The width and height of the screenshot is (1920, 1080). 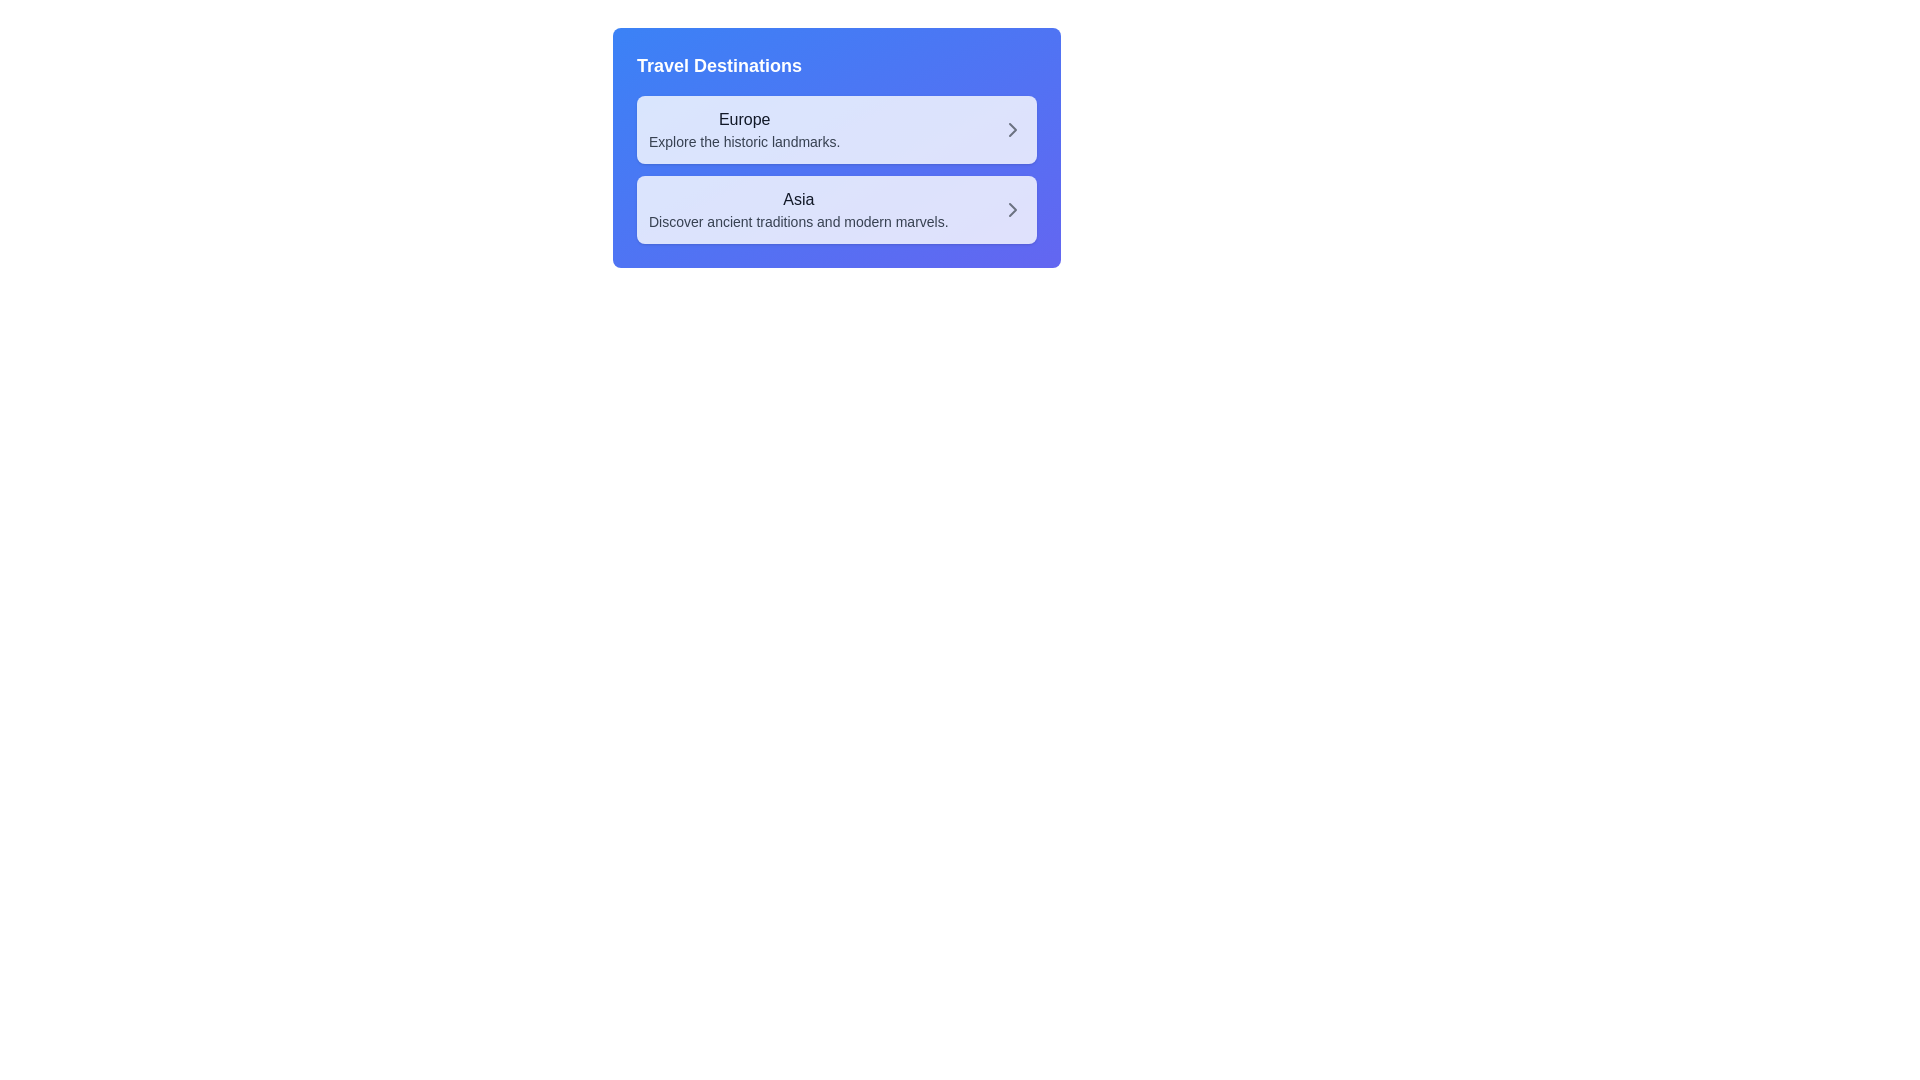 I want to click on the text element that provides a description or tagline associated with the heading text 'Europe', located beneath it in the first card under the 'Travel Destinations' section, so click(x=743, y=141).